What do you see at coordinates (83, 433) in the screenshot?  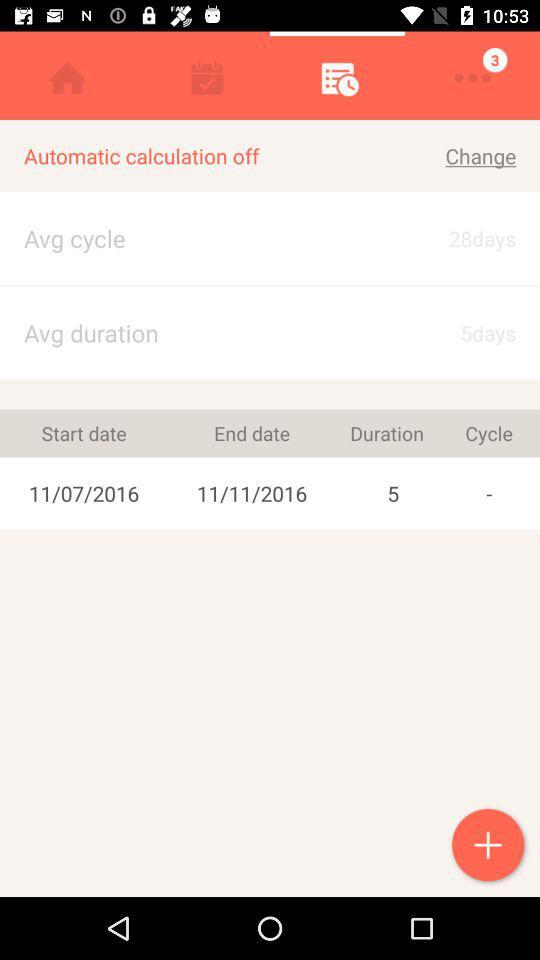 I see `icon next to the 11/11/2016` at bounding box center [83, 433].